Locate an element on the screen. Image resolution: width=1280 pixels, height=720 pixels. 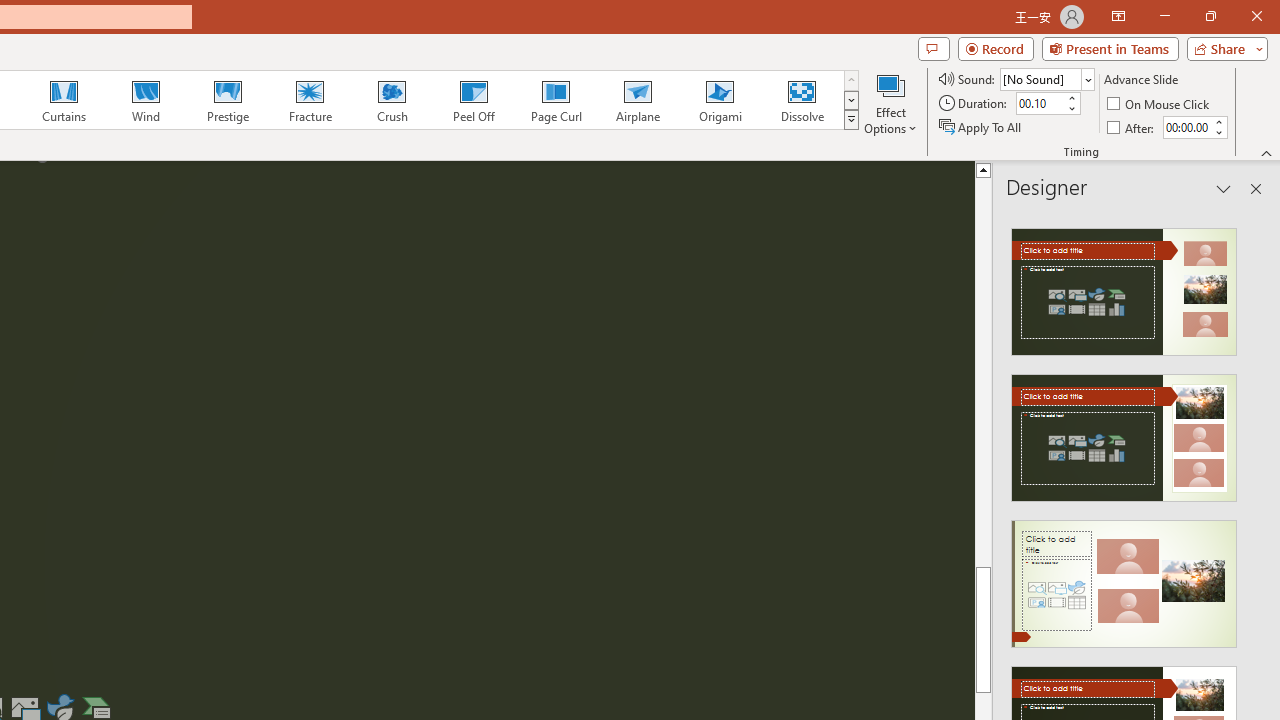
'Prestige' is located at coordinates (227, 100).